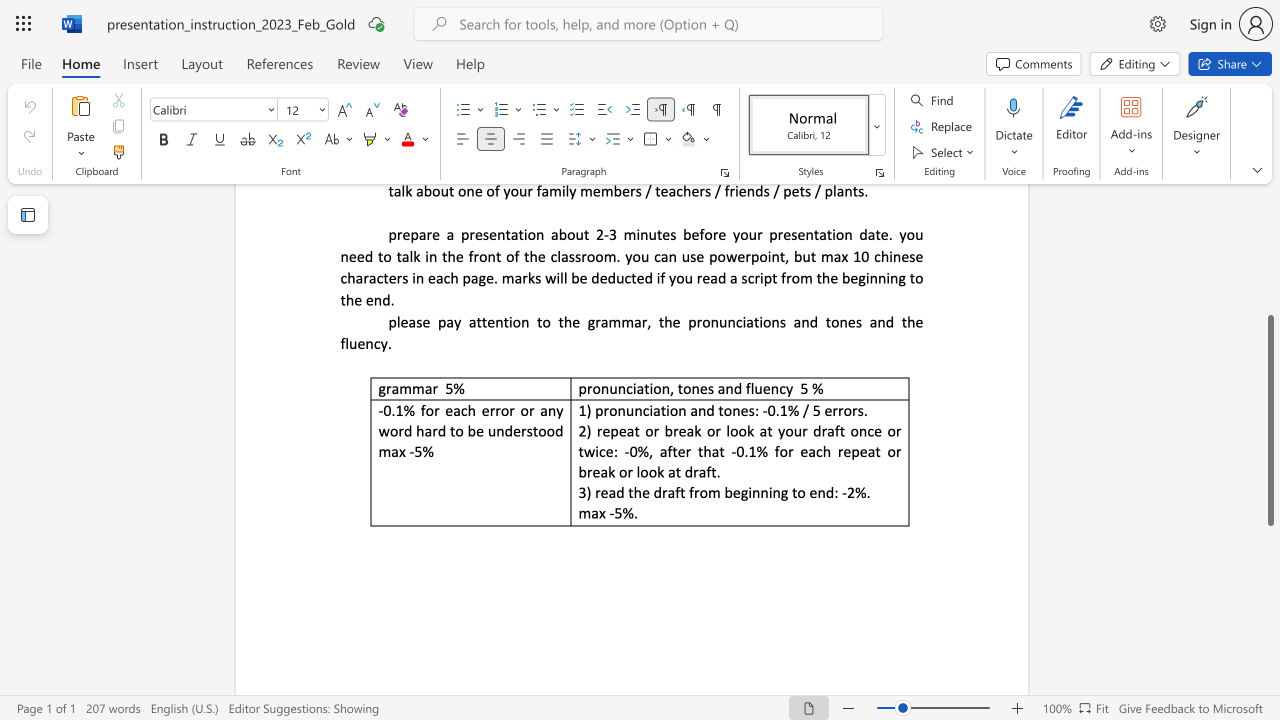 This screenshot has height=720, width=1280. I want to click on the scrollbar on the side, so click(1269, 280).